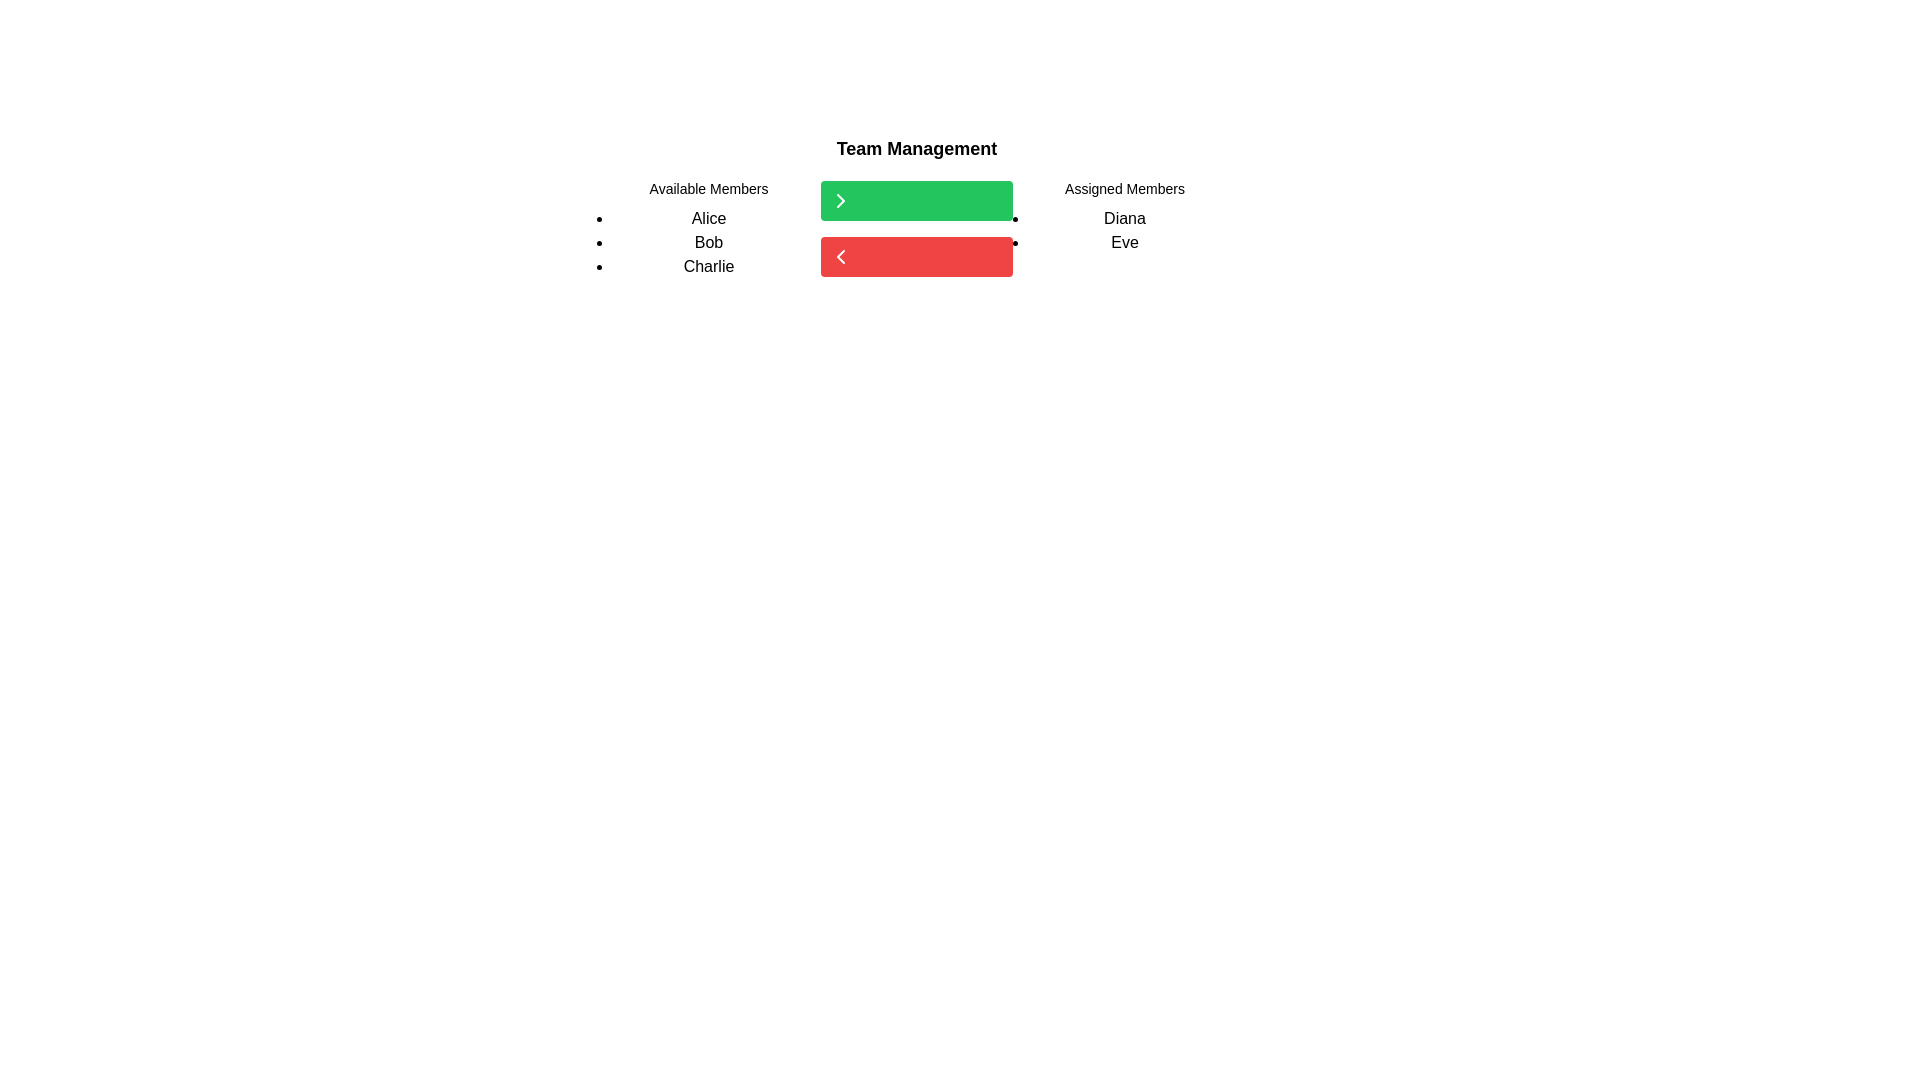 The width and height of the screenshot is (1920, 1080). I want to click on the chevron icon located centrally within the red rectangular button, which is positioned between the 'Available Members' and 'Assigned Members' columns in the team management interface, so click(840, 256).